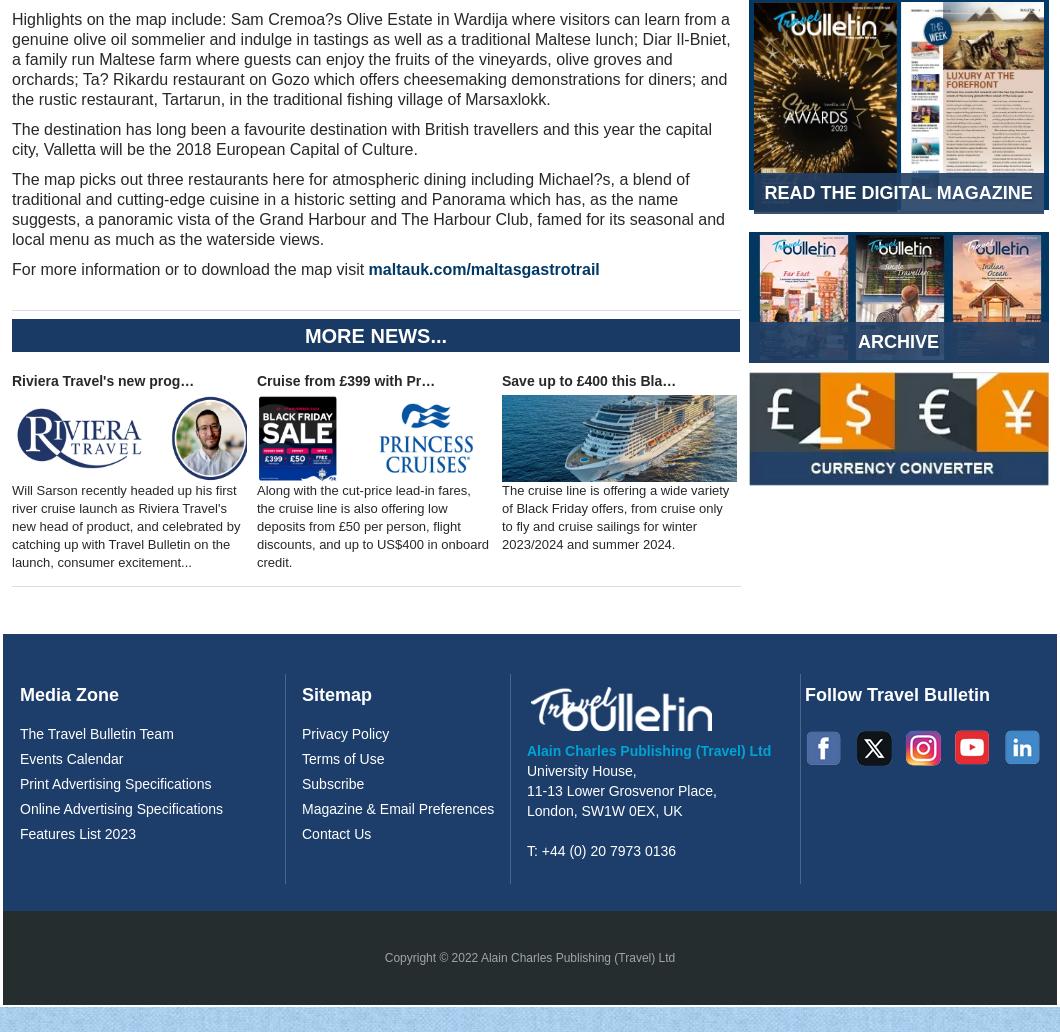  I want to click on 'Privacy Policy', so click(301, 732).